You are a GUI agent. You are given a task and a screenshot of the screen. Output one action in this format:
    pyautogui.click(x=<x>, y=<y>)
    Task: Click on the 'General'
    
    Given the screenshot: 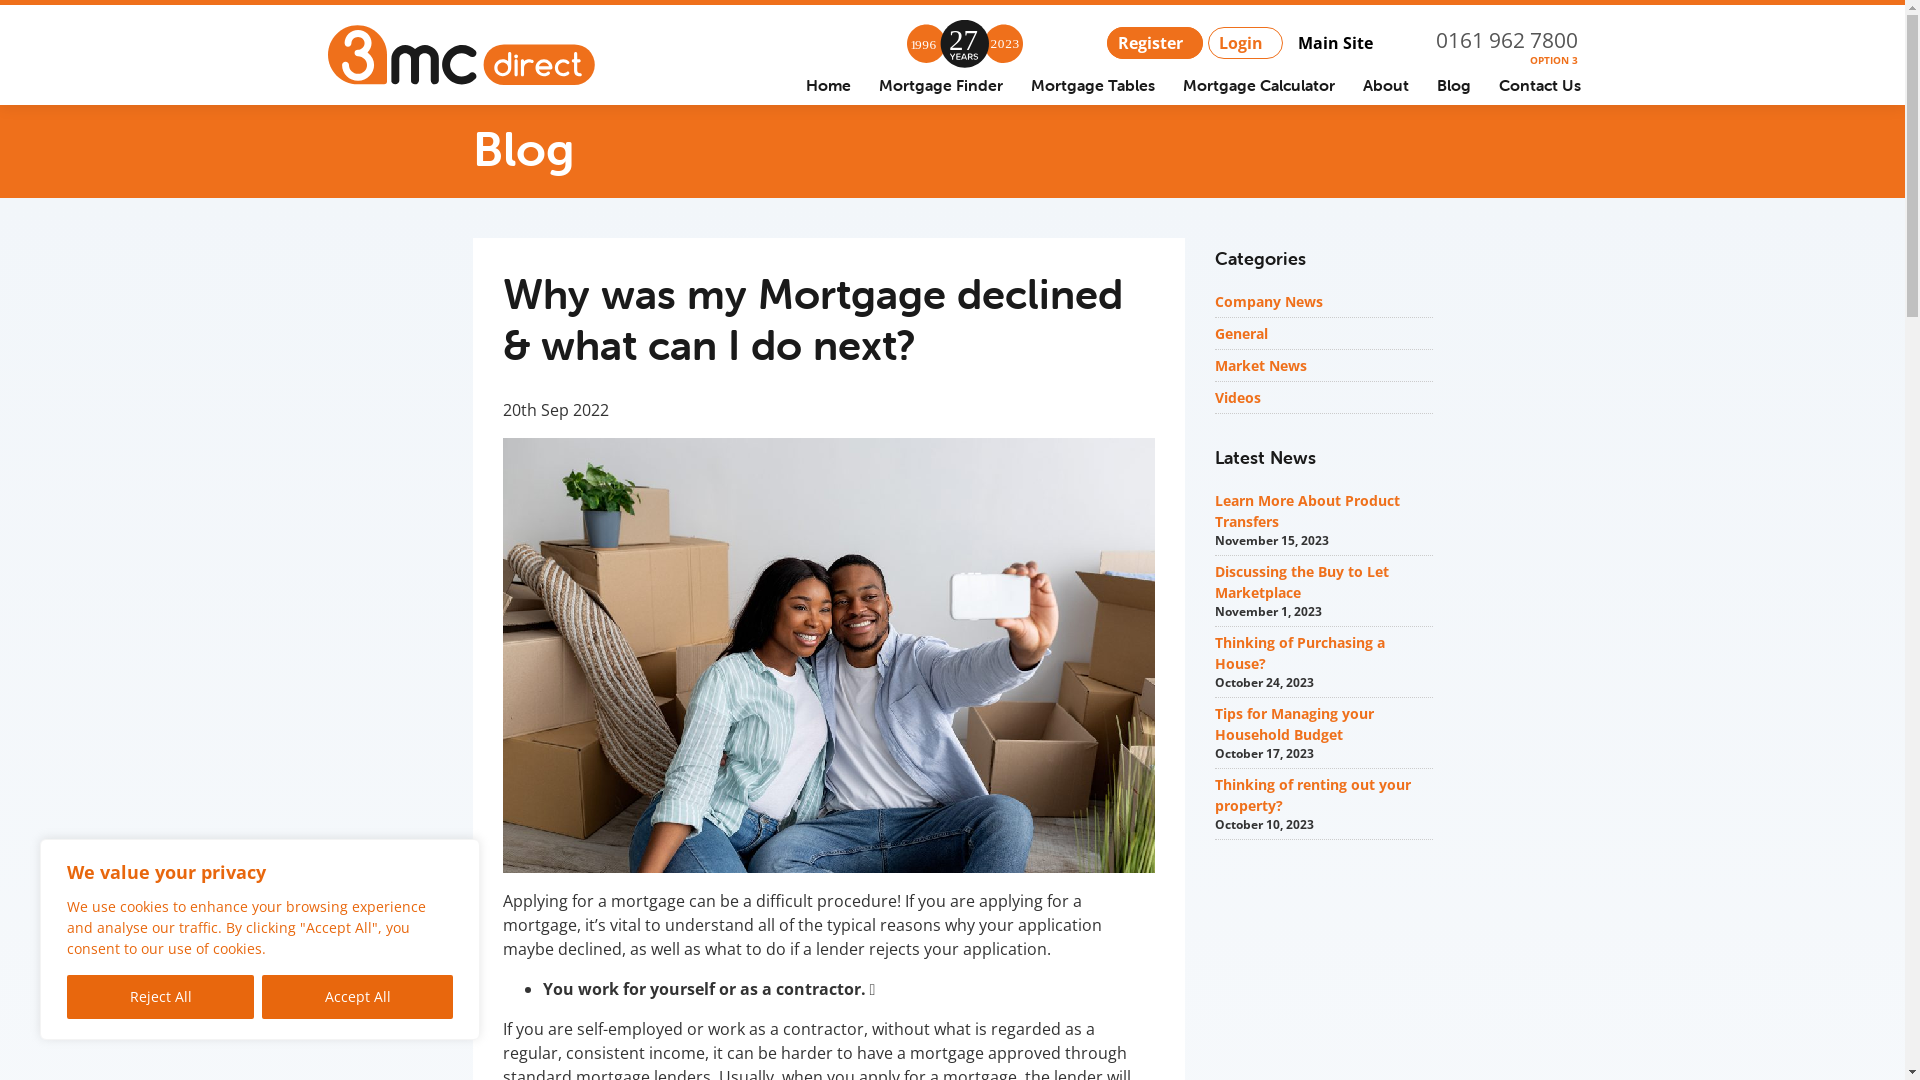 What is the action you would take?
    pyautogui.click(x=1240, y=332)
    